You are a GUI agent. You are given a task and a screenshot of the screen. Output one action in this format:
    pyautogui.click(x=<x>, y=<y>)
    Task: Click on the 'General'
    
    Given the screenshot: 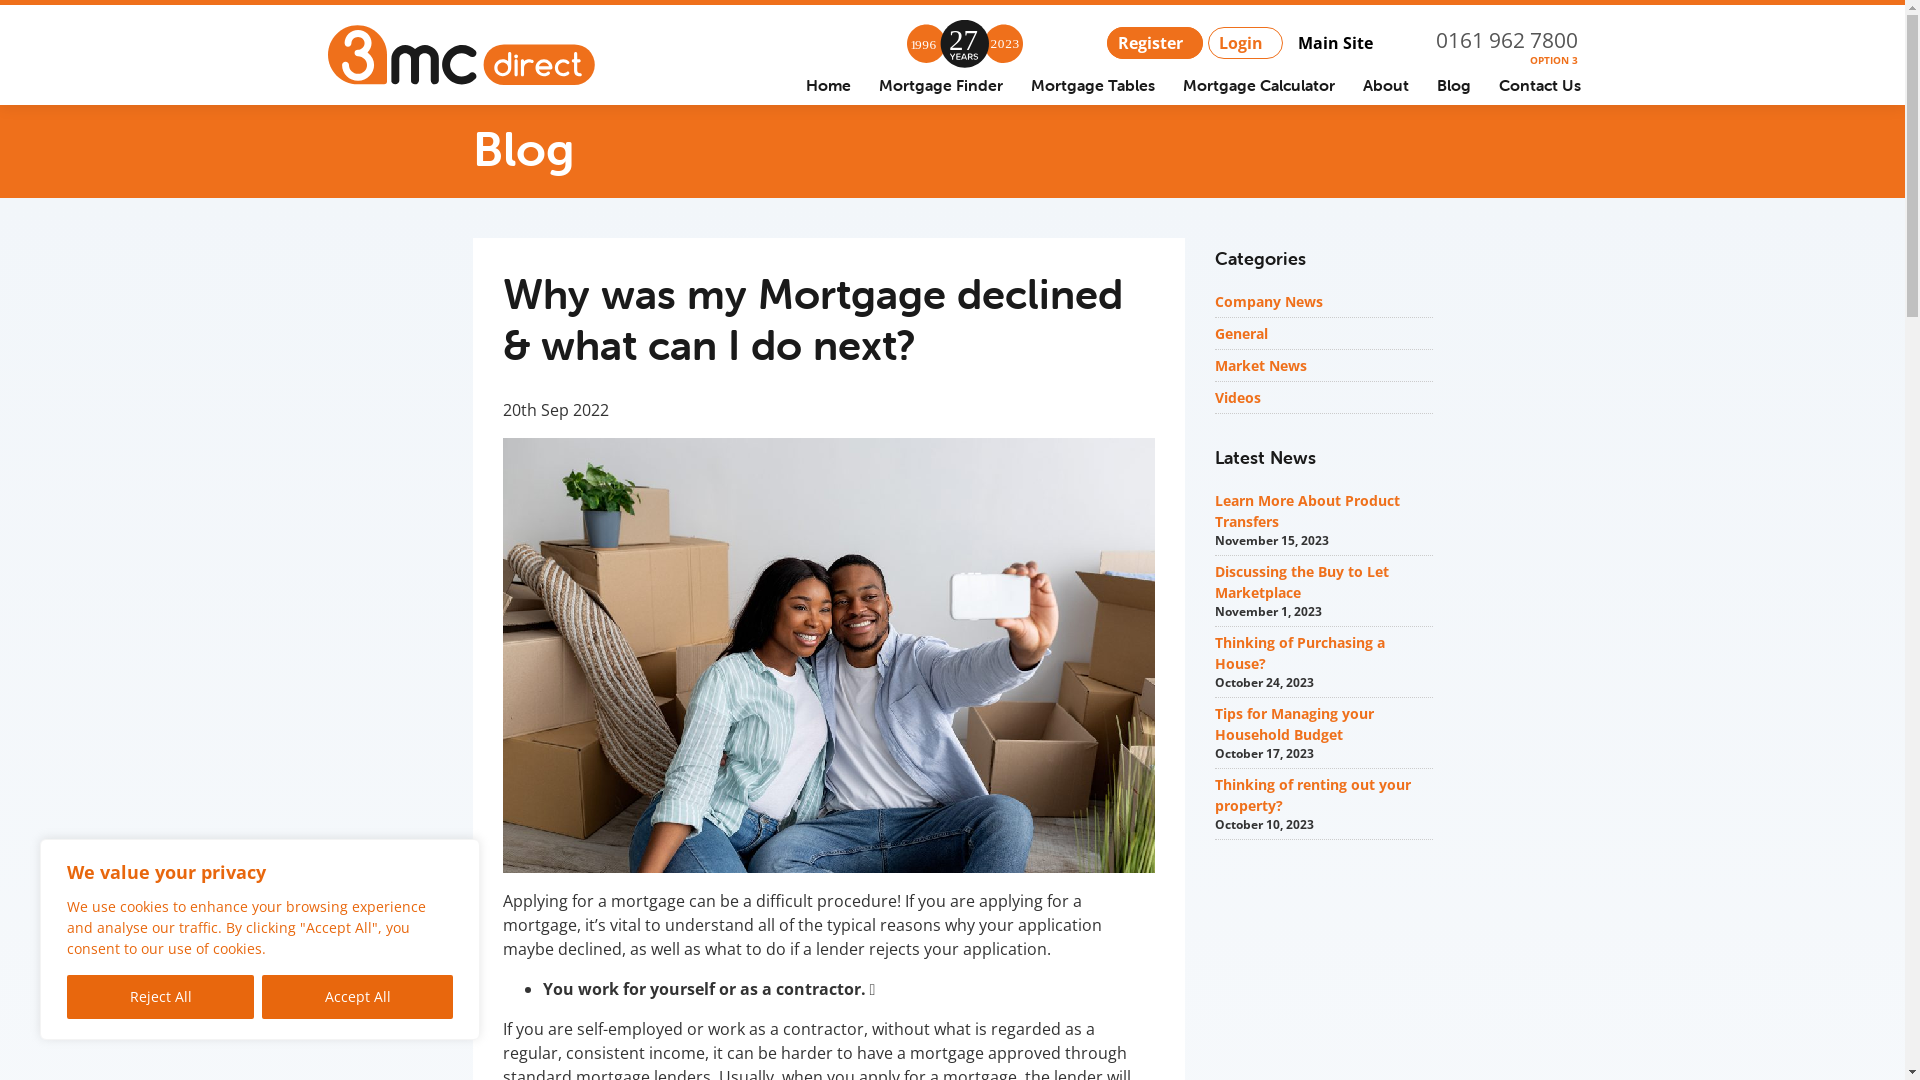 What is the action you would take?
    pyautogui.click(x=1240, y=332)
    